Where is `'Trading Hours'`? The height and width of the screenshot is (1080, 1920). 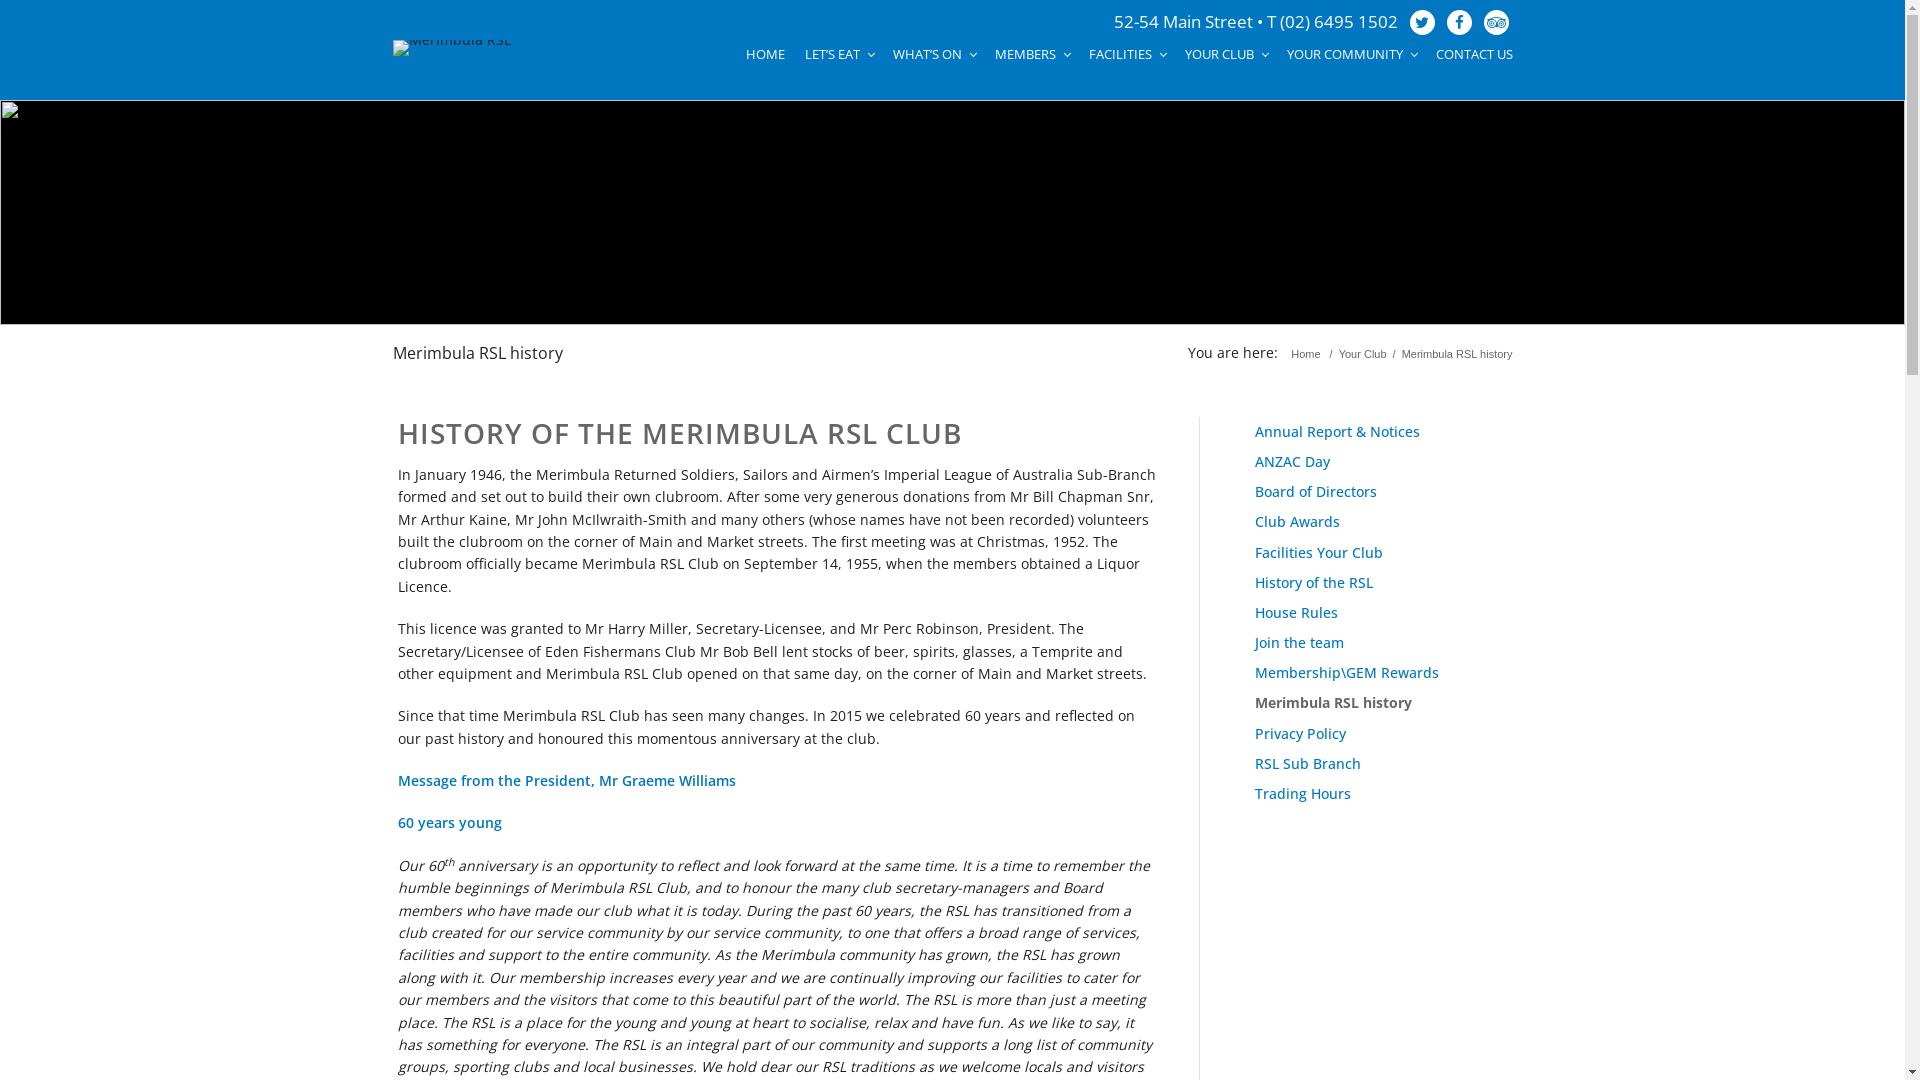
'Trading Hours' is located at coordinates (1253, 792).